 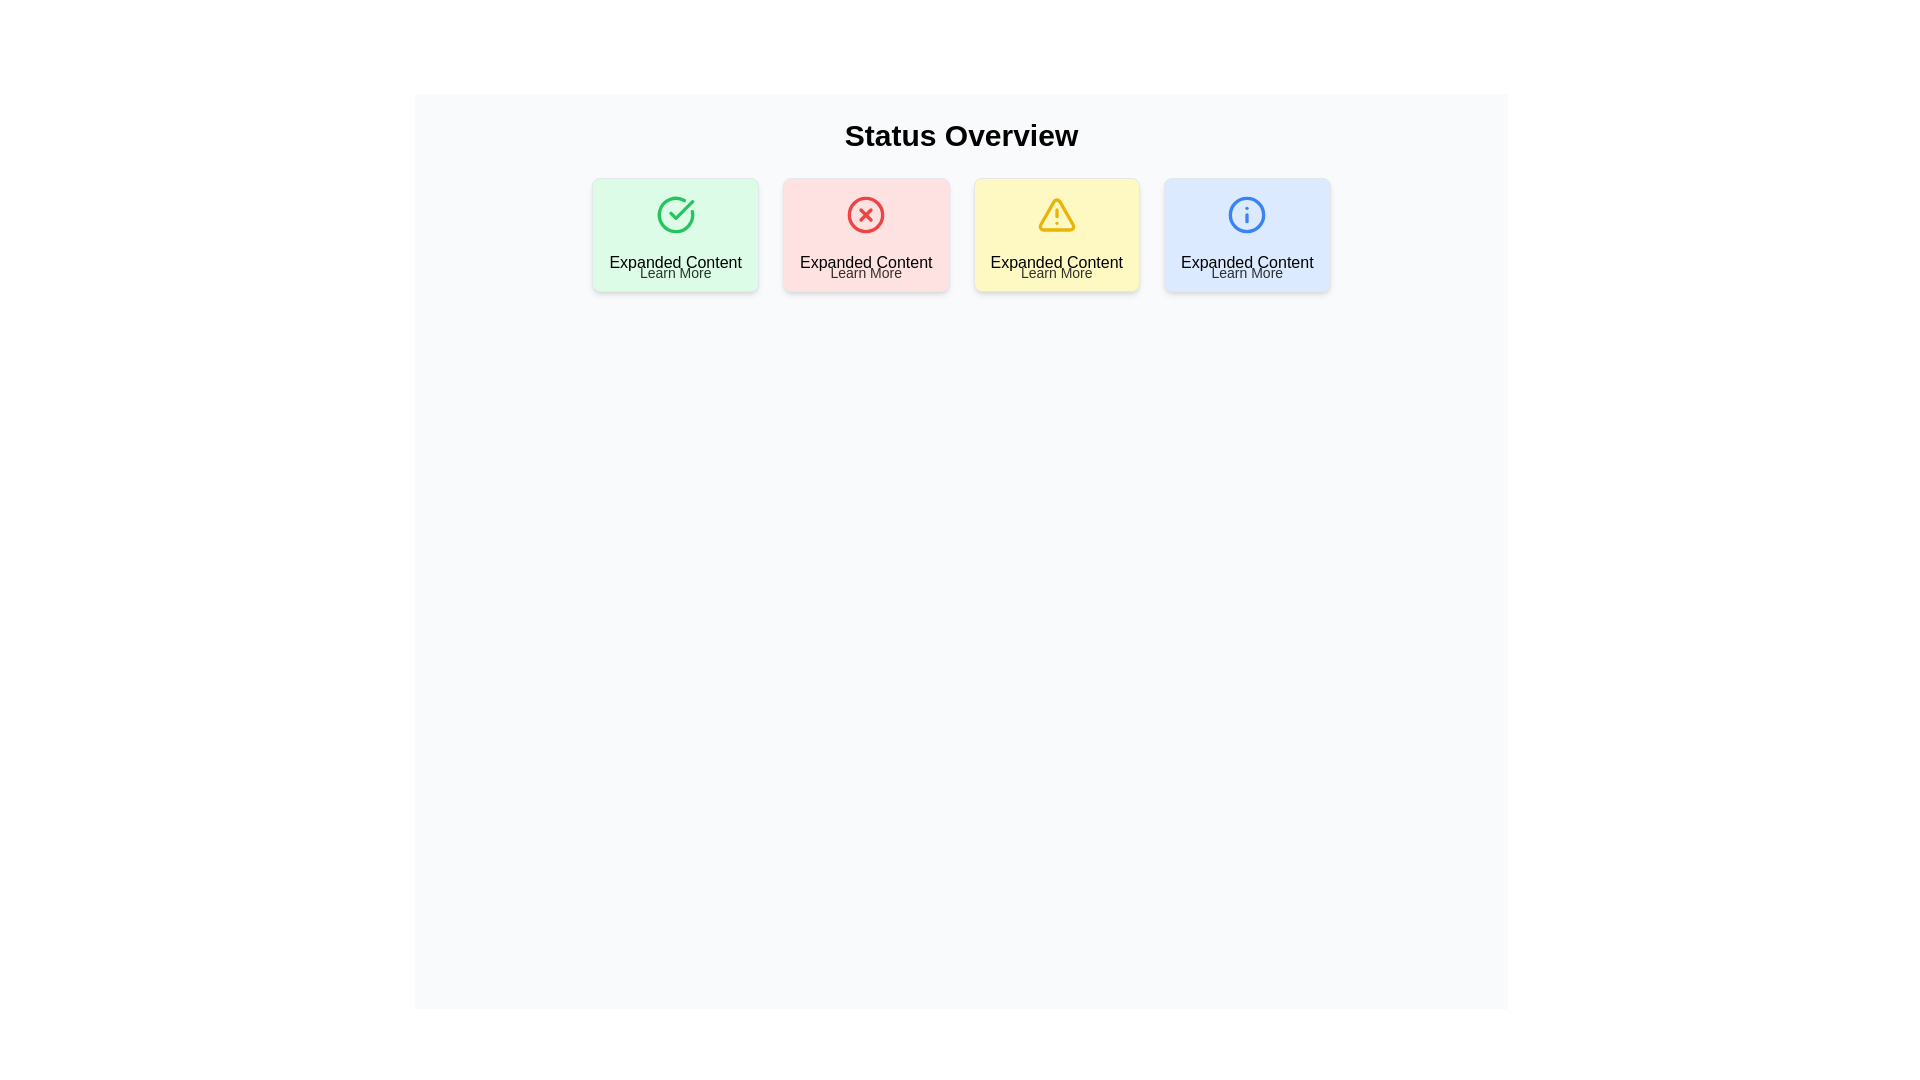 I want to click on the 'Learn More' hyperlink located at the bottom of the leftmost card, beneath 'Expanded Content', so click(x=675, y=273).